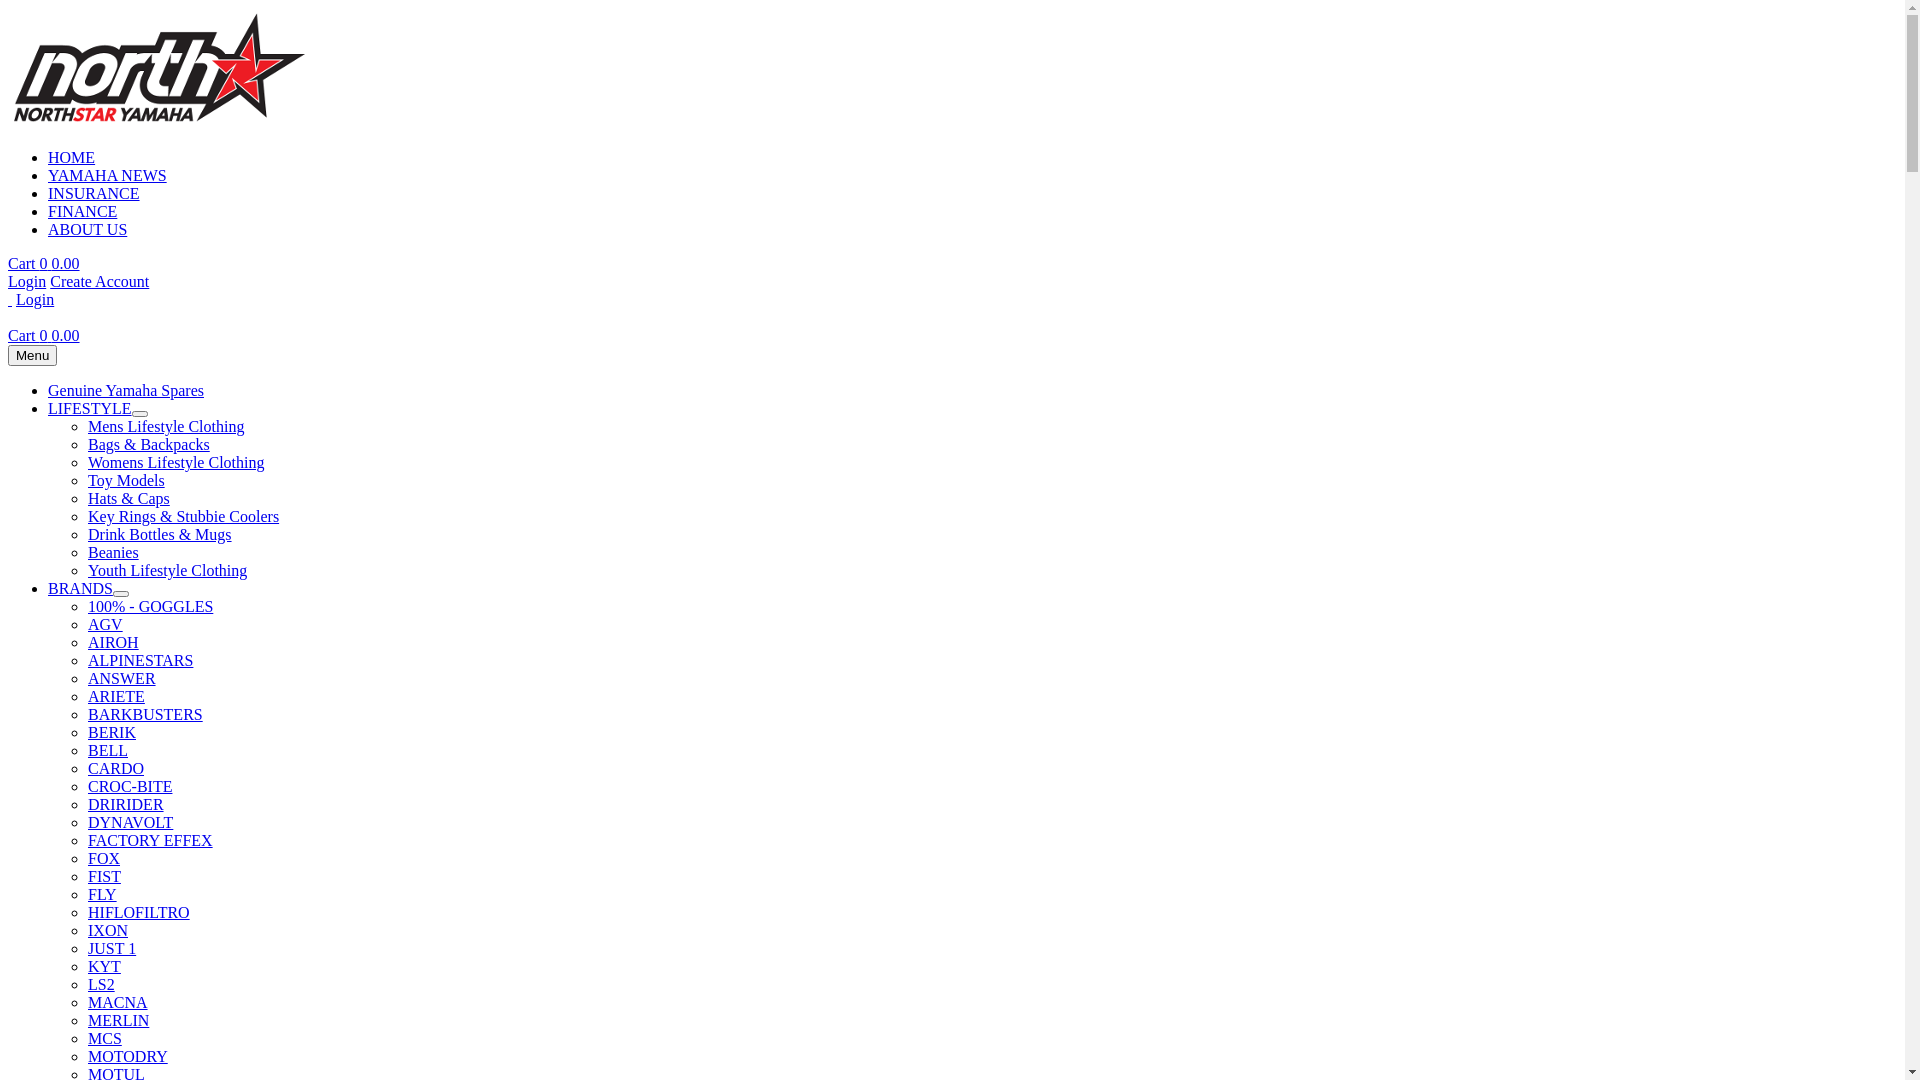 Image resolution: width=1920 pixels, height=1080 pixels. What do you see at coordinates (86, 515) in the screenshot?
I see `'Key Rings & Stubbie Coolers'` at bounding box center [86, 515].